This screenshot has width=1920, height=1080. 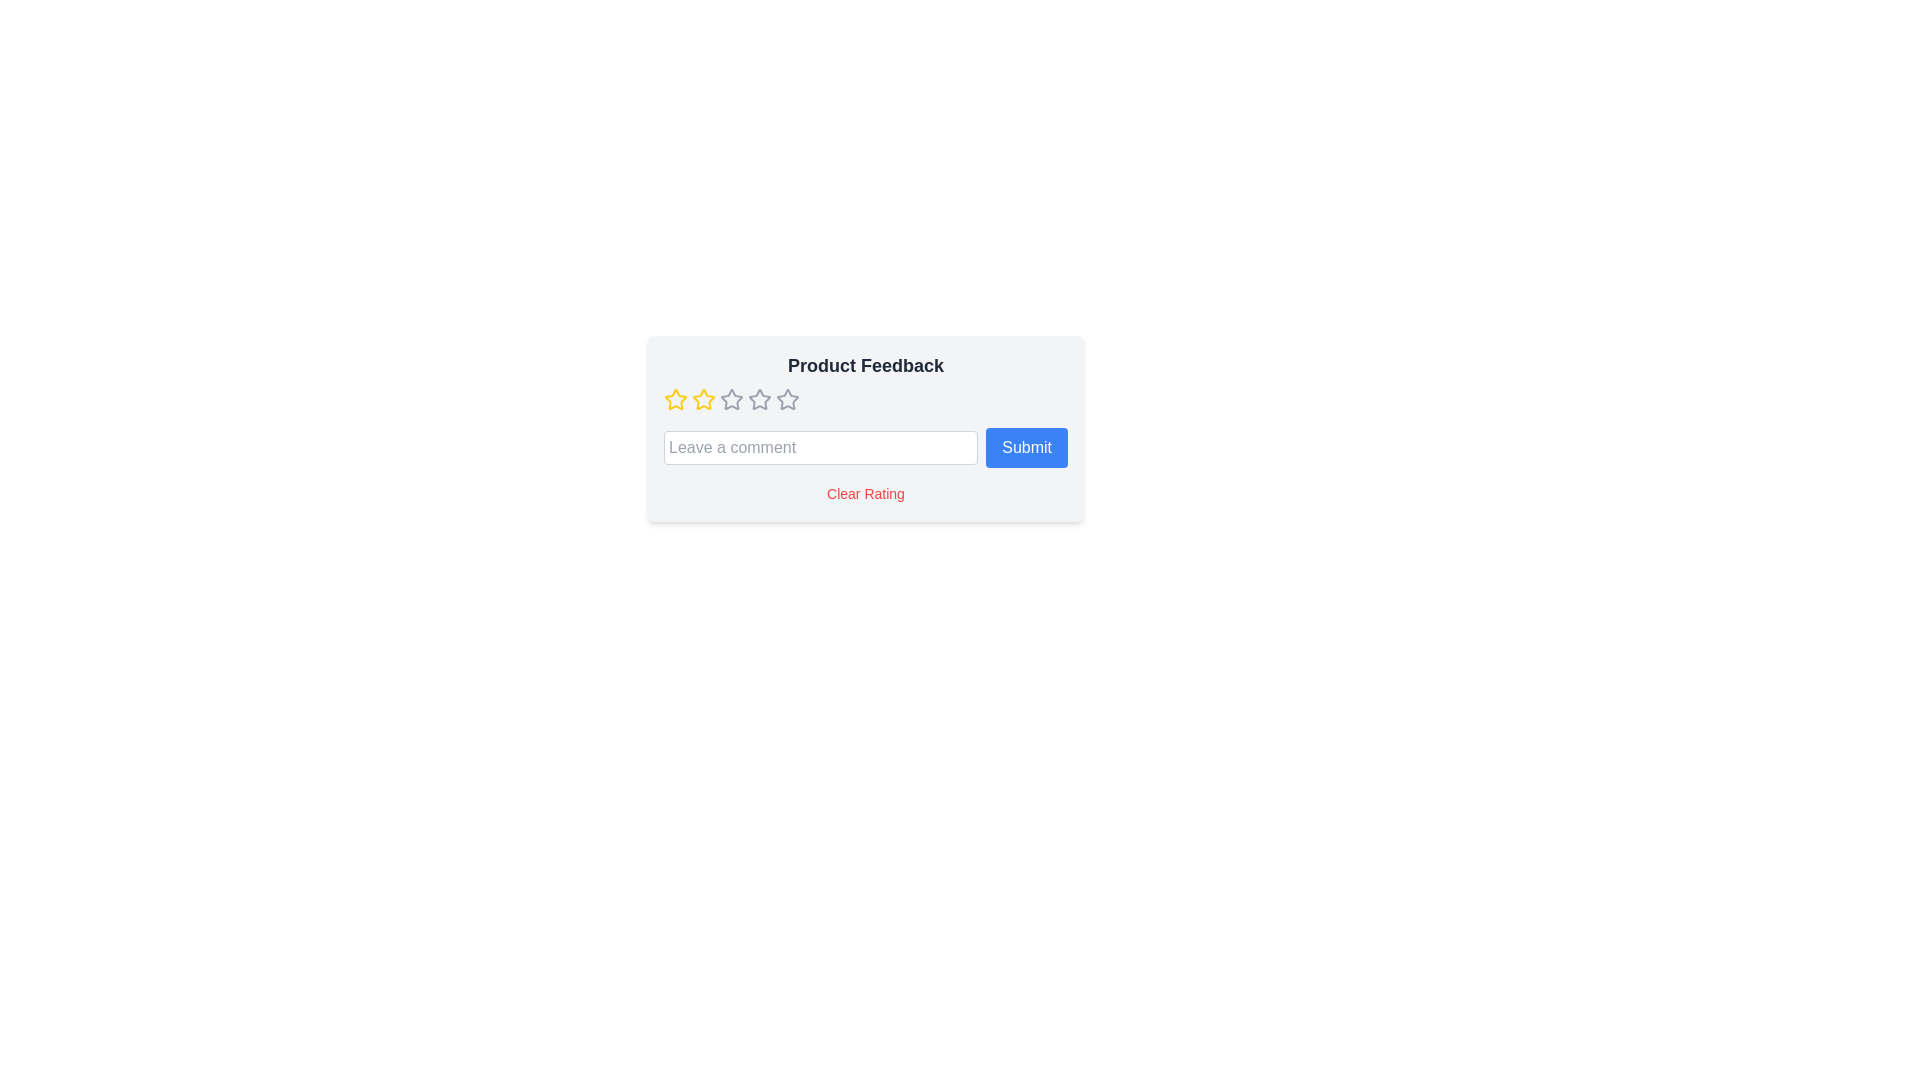 I want to click on the rating to 2 by clicking on the corresponding star, so click(x=704, y=400).